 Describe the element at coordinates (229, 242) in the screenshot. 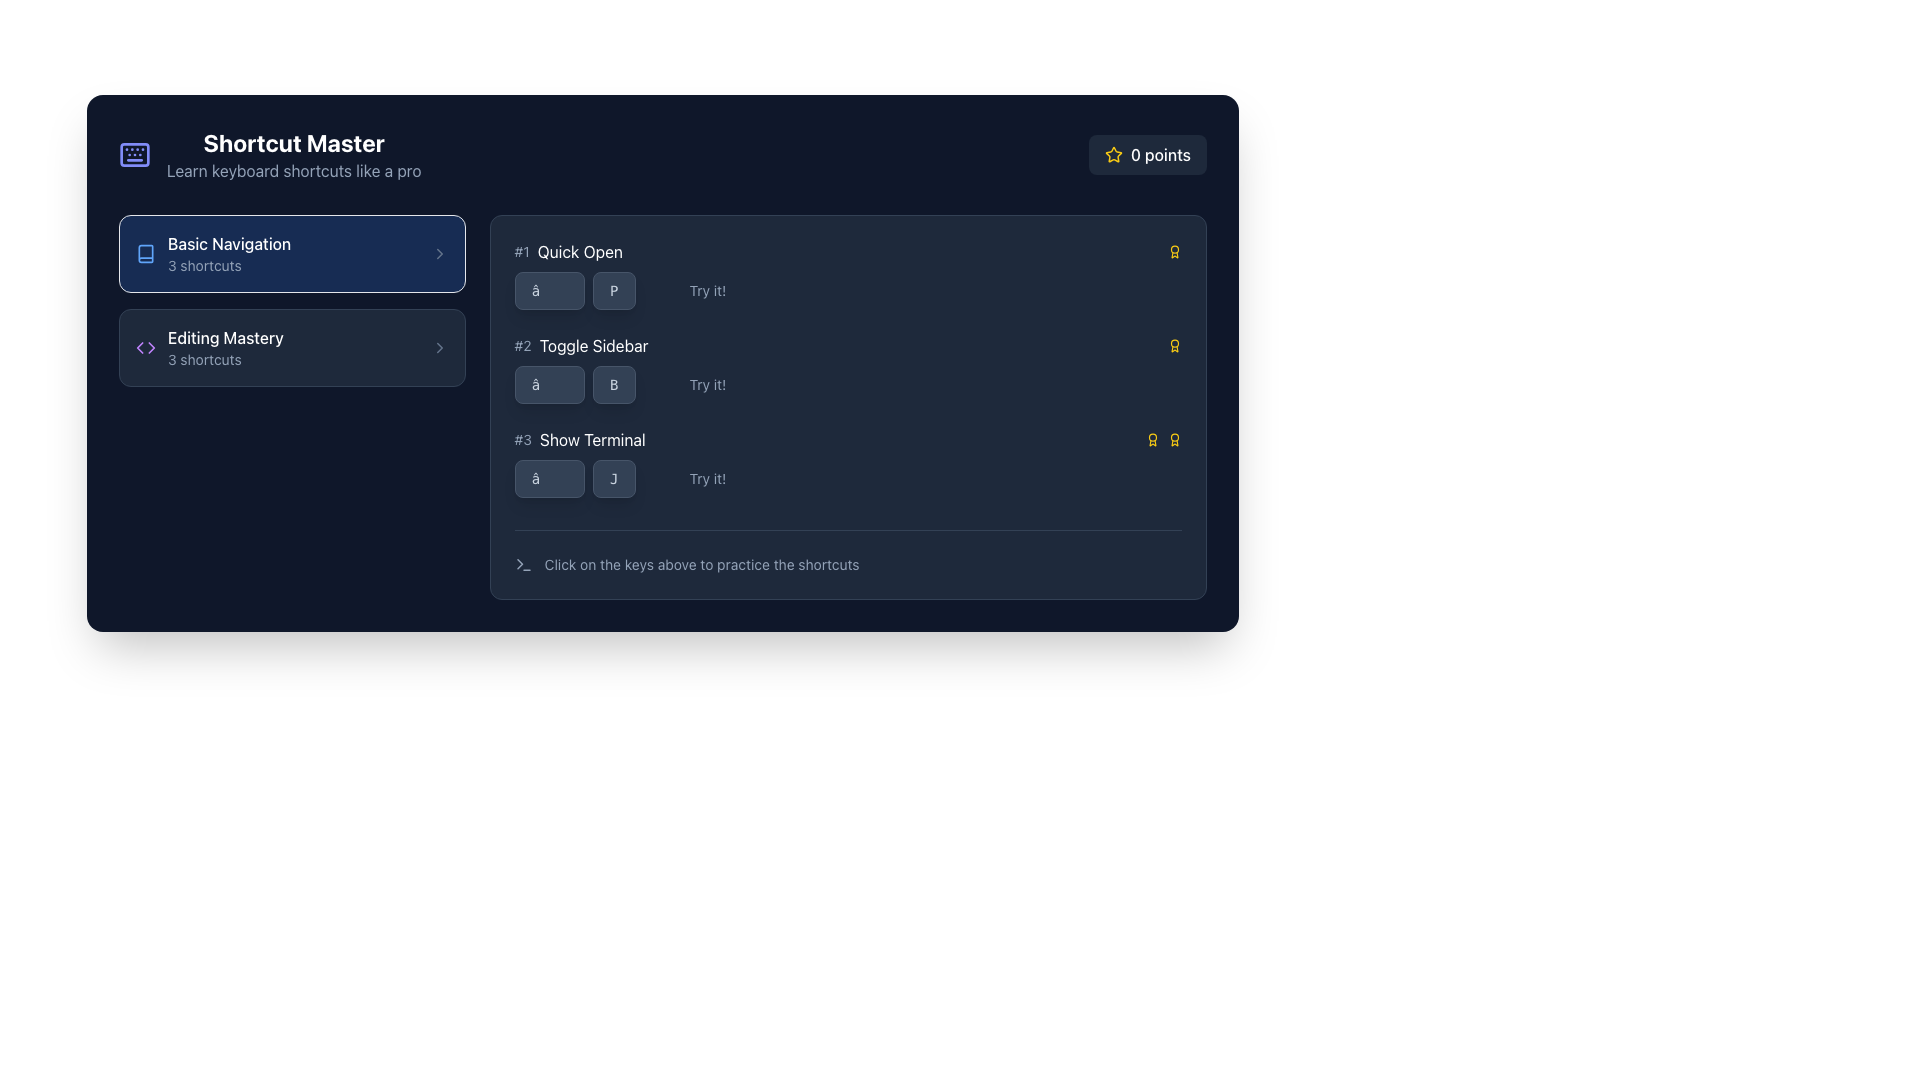

I see `the text label 'Basic Navigation' which is styled with a white font color and is prominently positioned in the left panel under the title 'Shortcut Master'` at that location.